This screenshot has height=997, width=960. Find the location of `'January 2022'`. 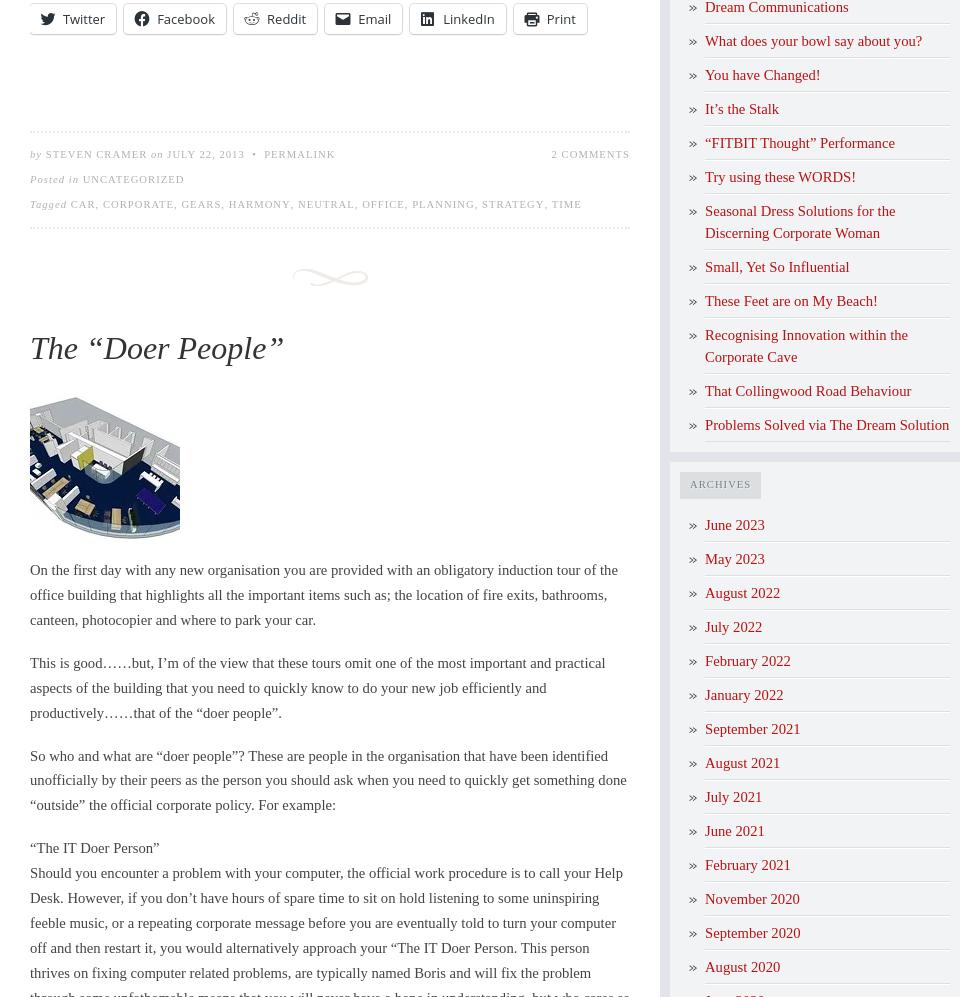

'January 2022' is located at coordinates (743, 693).